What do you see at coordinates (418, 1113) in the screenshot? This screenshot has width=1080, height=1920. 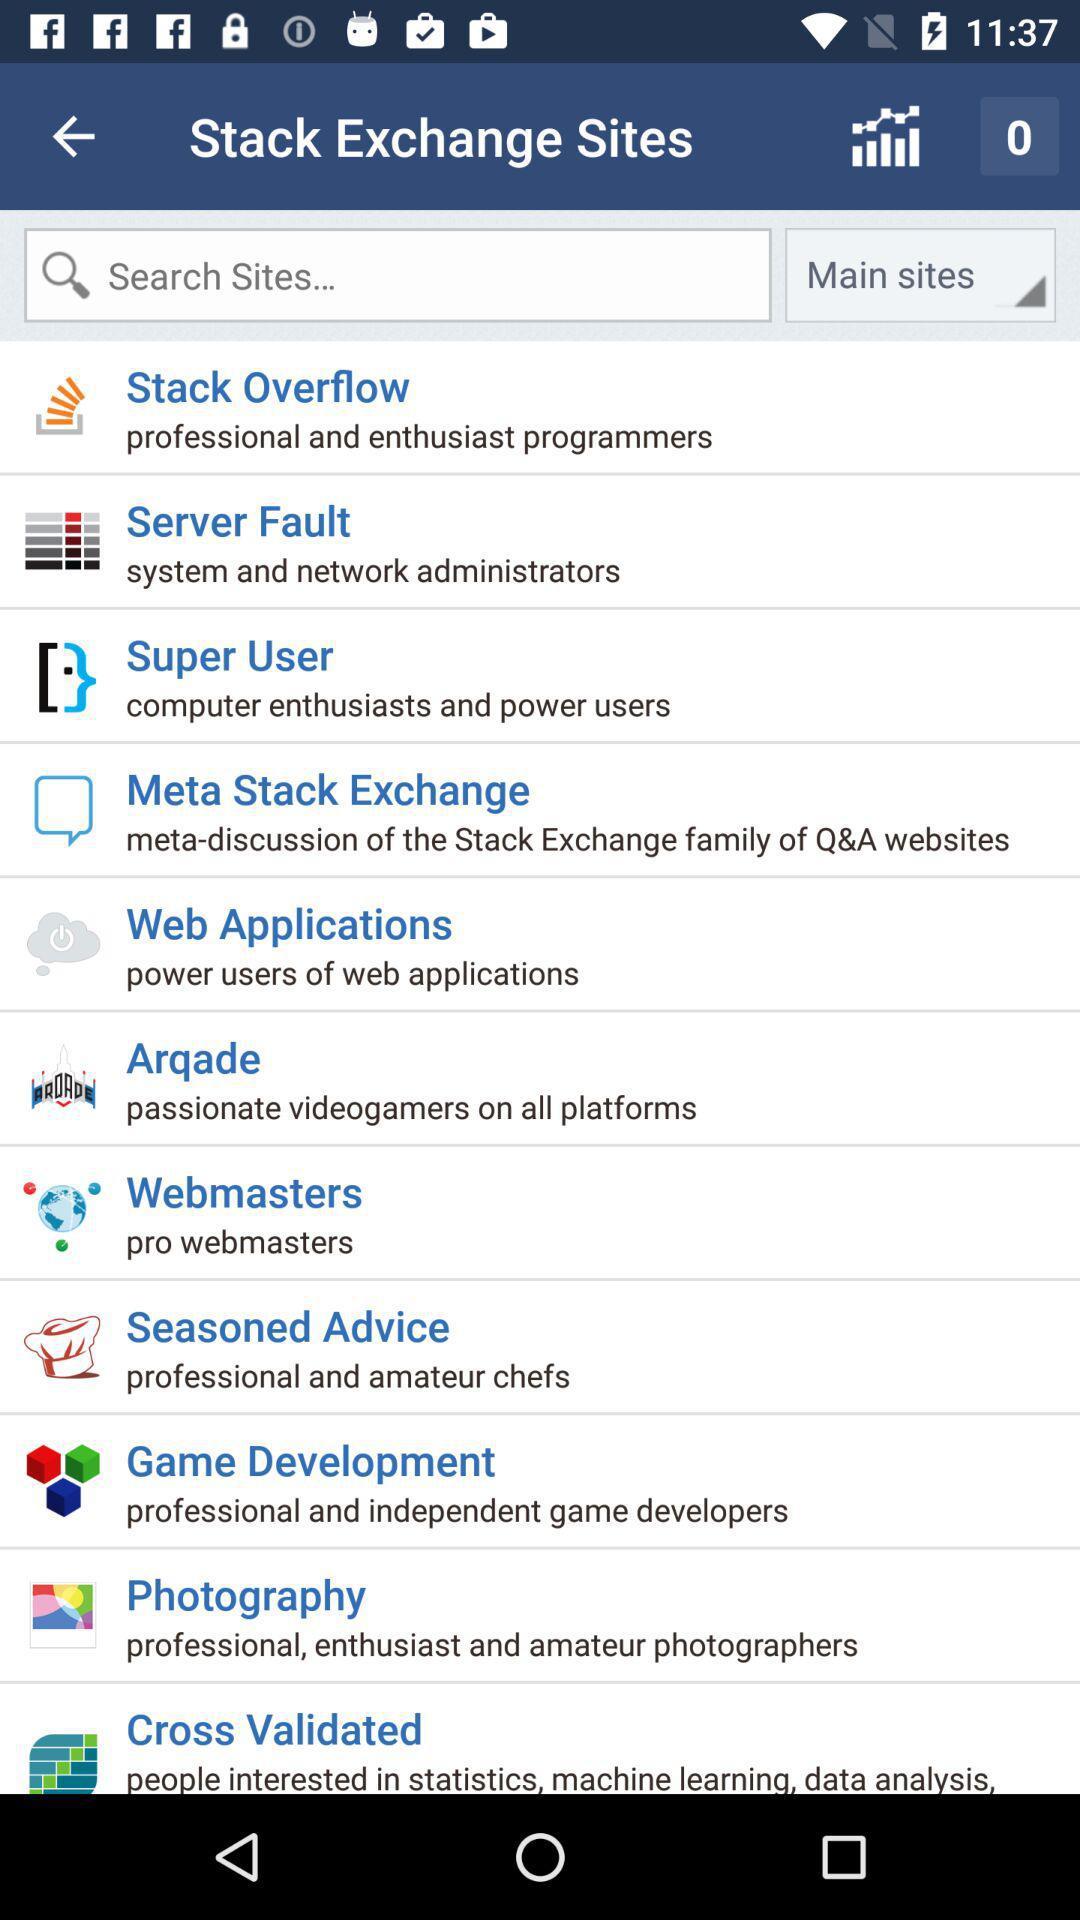 I see `the icon above the webmasters item` at bounding box center [418, 1113].